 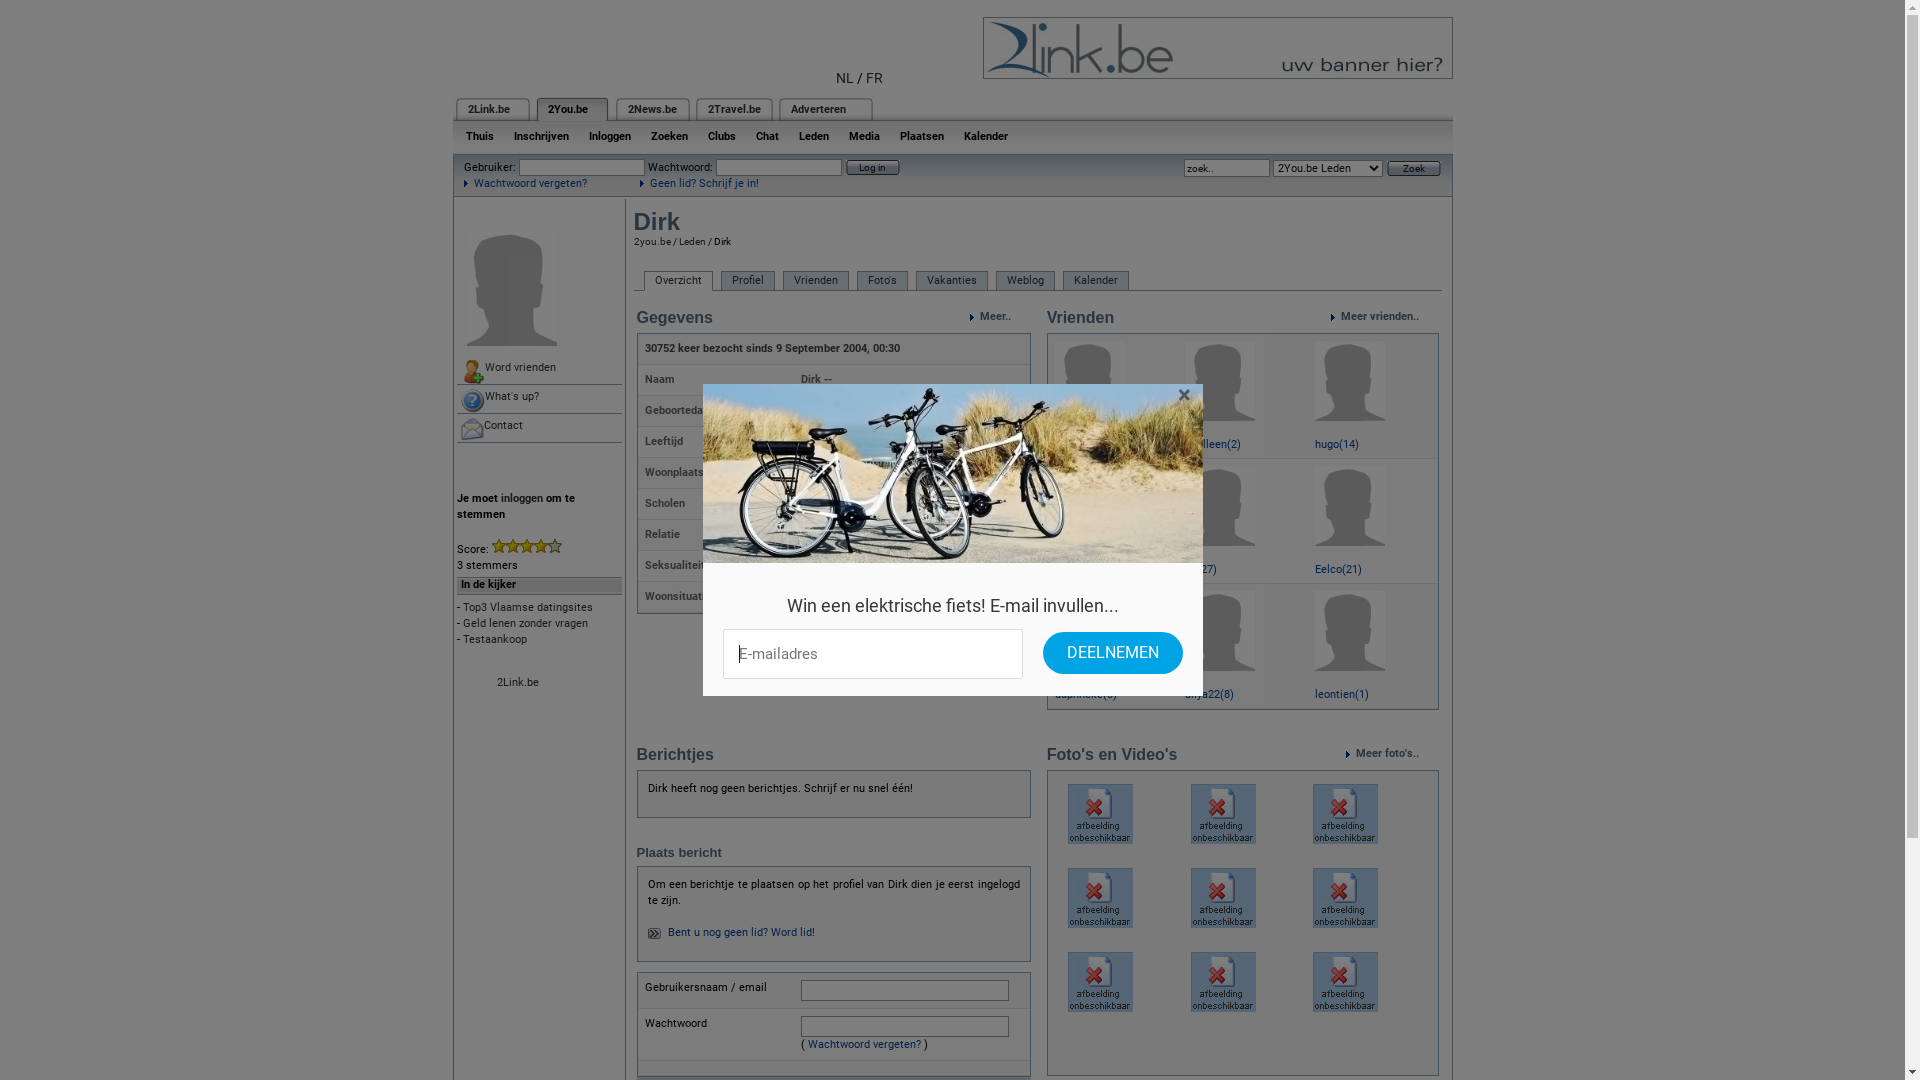 What do you see at coordinates (1070, 443) in the screenshot?
I see `'Rita(1)'` at bounding box center [1070, 443].